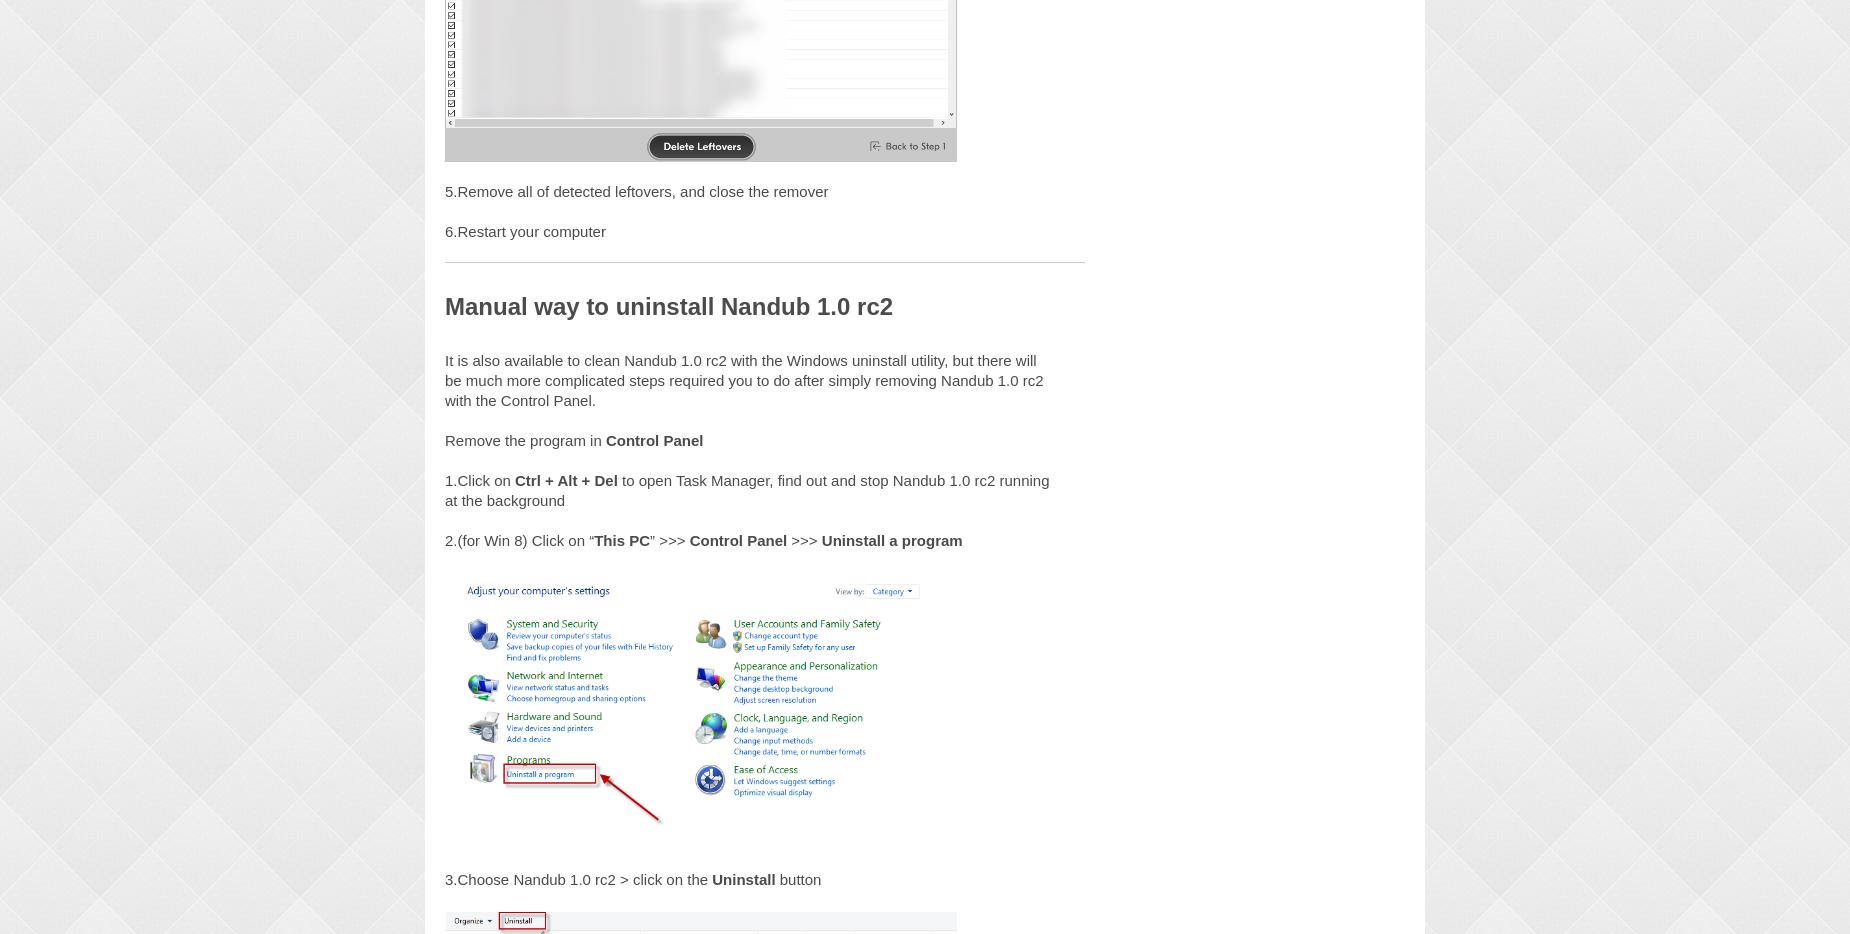 This screenshot has width=1850, height=934. I want to click on 'button', so click(798, 877).